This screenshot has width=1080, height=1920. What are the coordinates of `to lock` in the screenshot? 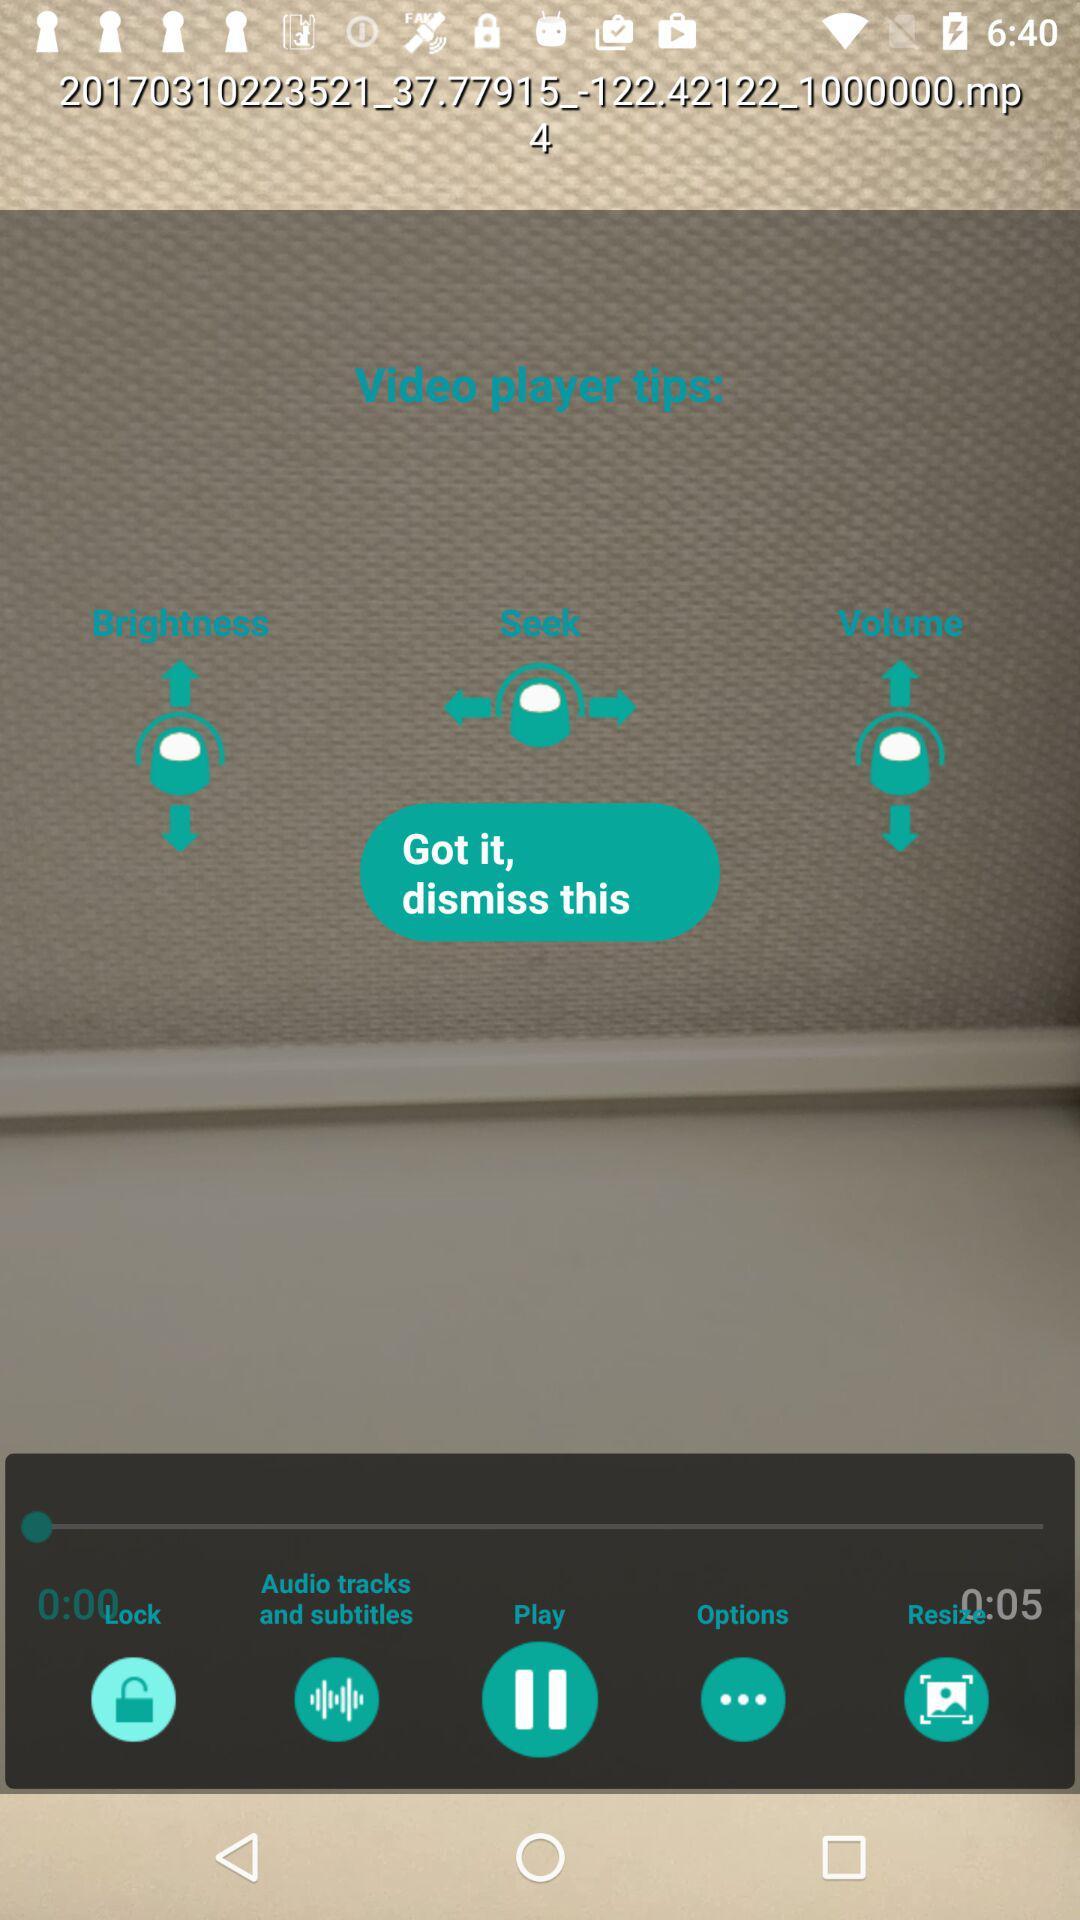 It's located at (133, 1698).